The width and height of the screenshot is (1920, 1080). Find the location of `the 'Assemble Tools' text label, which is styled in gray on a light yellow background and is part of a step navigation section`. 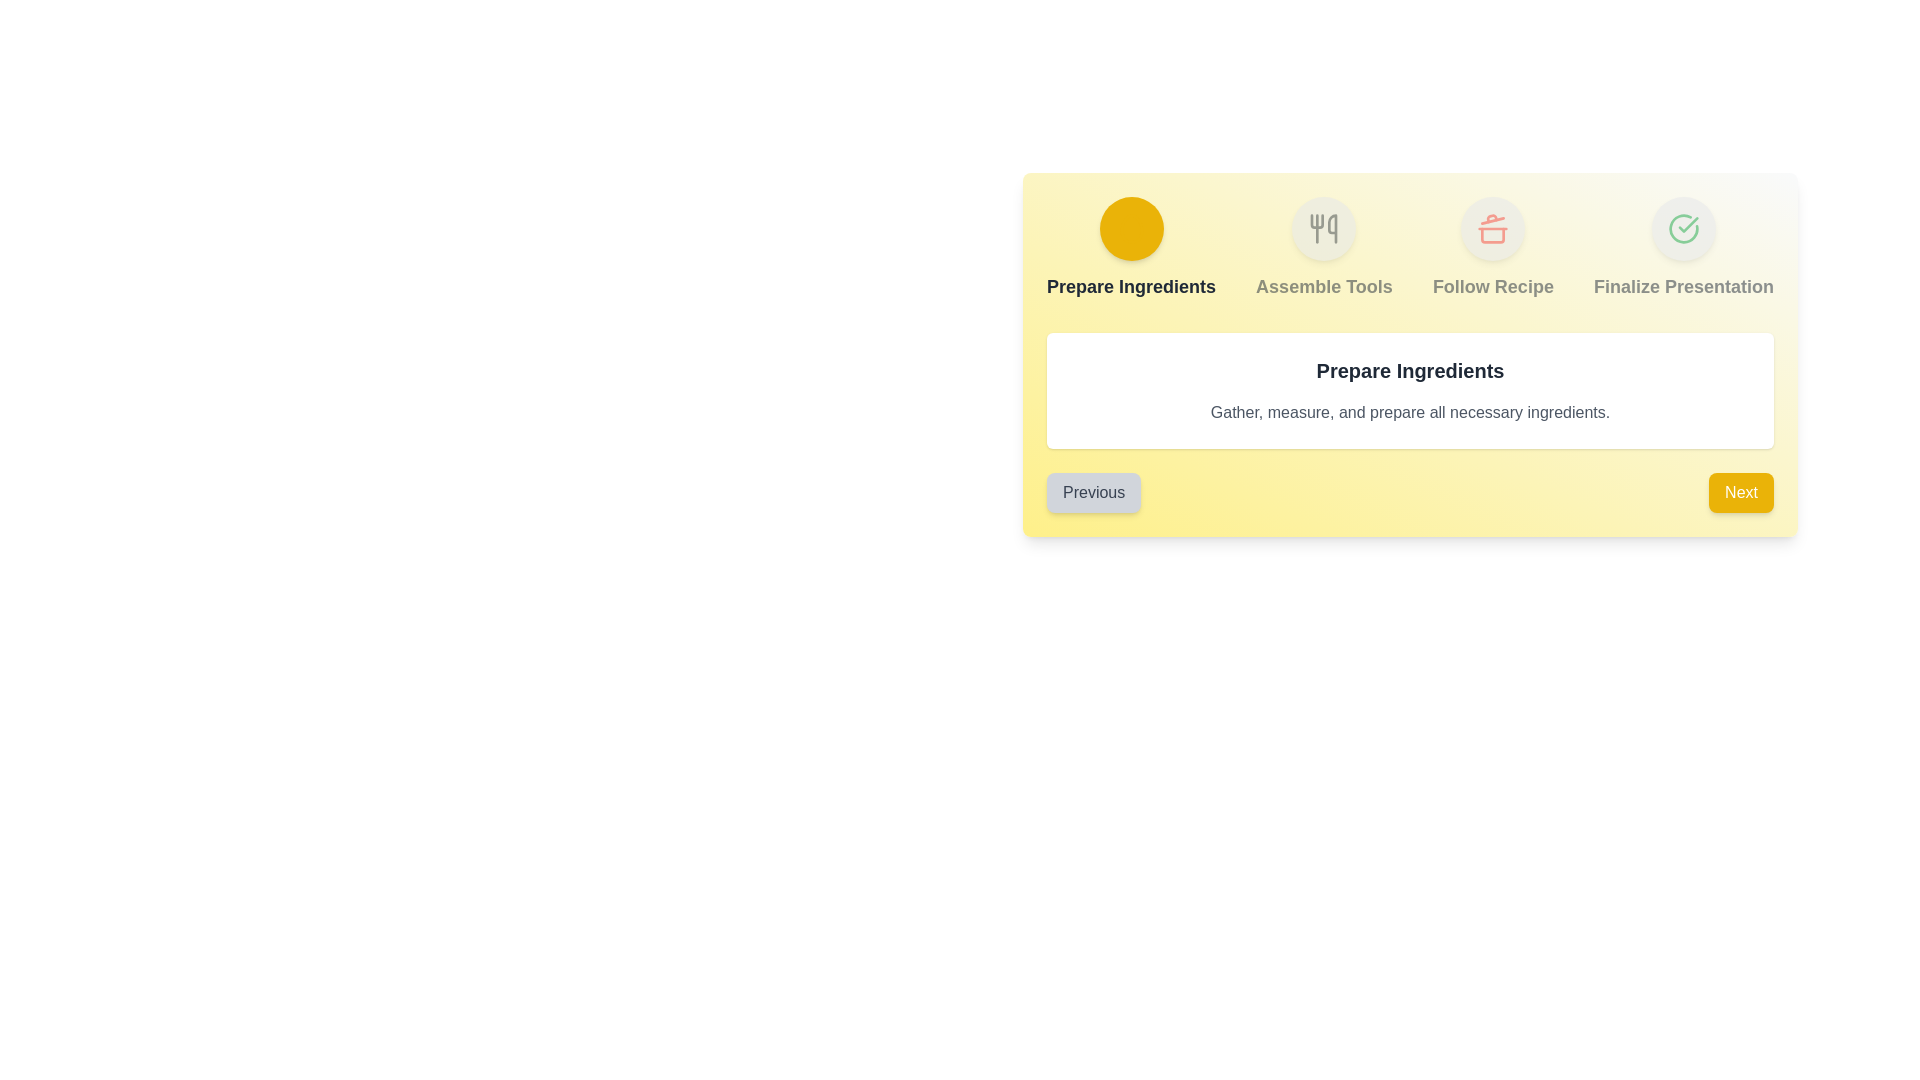

the 'Assemble Tools' text label, which is styled in gray on a light yellow background and is part of a step navigation section is located at coordinates (1324, 286).